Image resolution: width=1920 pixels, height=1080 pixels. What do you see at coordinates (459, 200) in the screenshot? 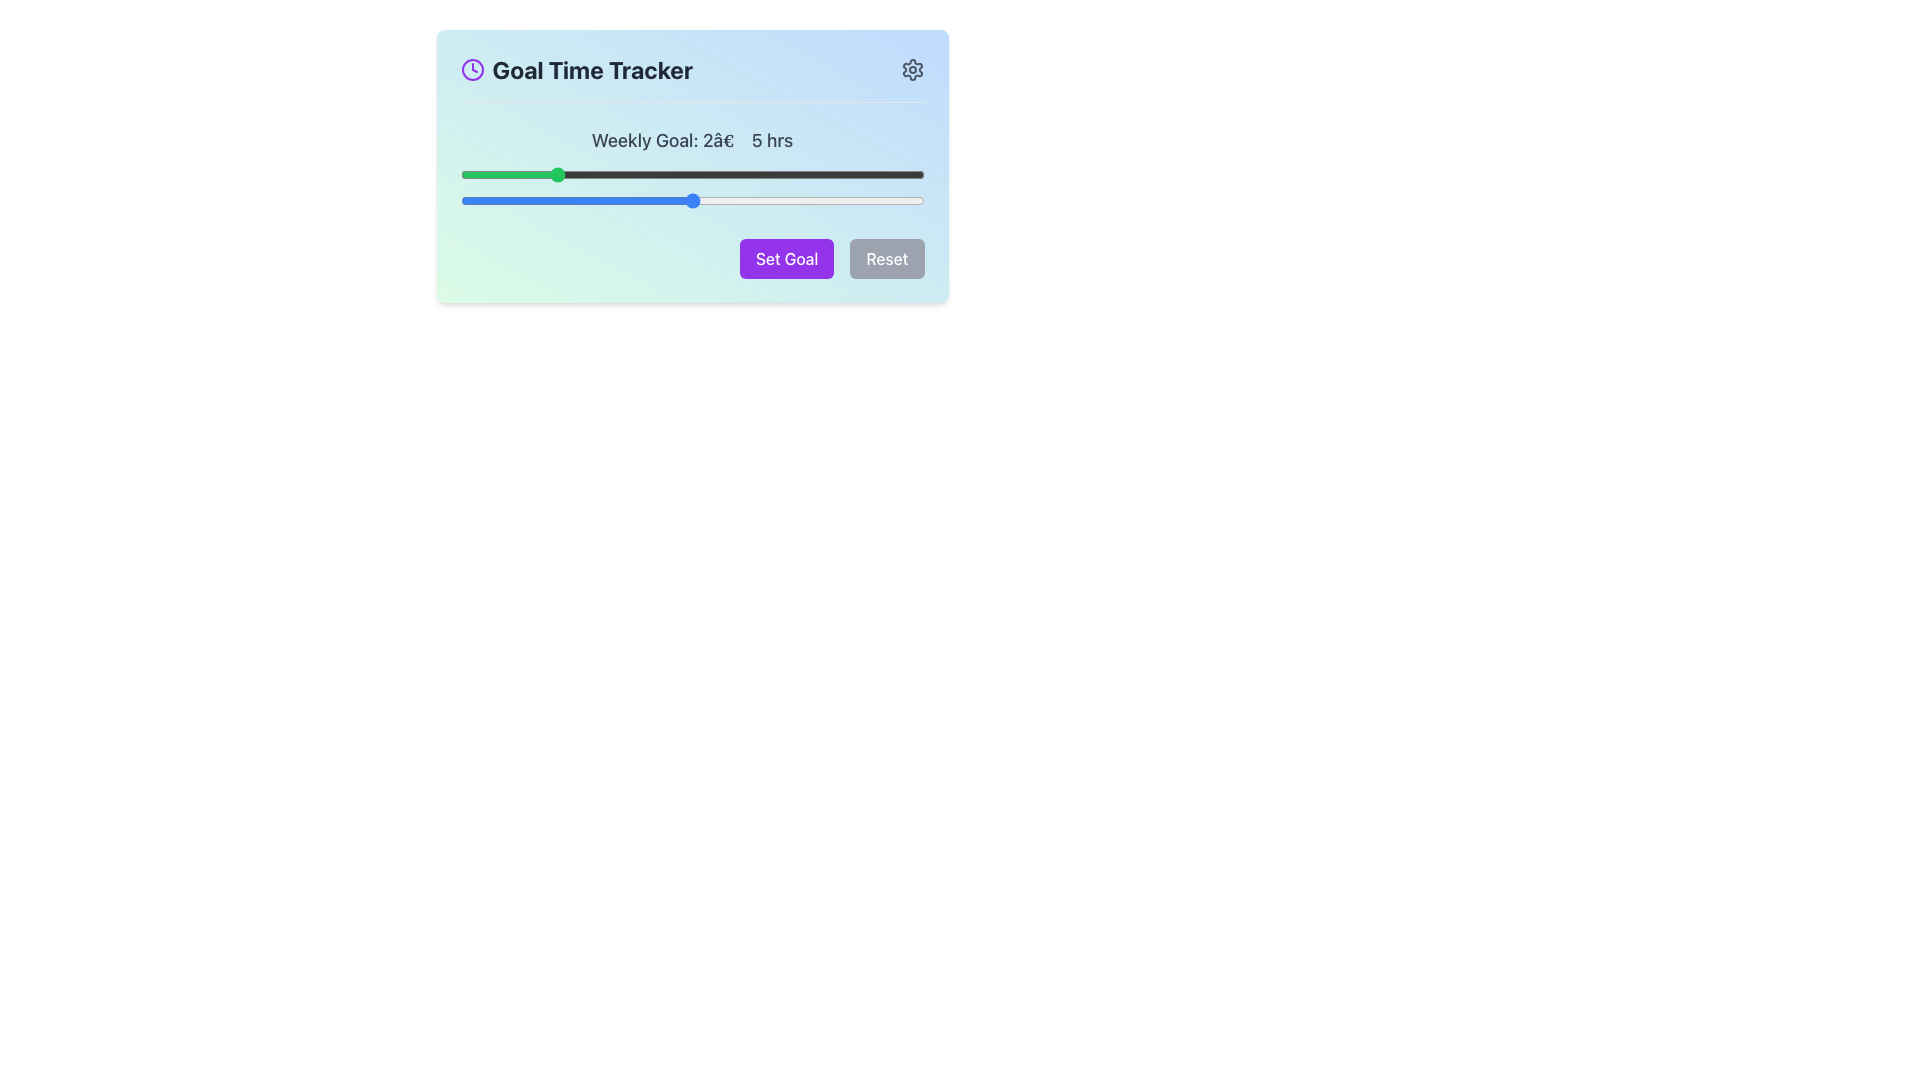
I see `the slider value` at bounding box center [459, 200].